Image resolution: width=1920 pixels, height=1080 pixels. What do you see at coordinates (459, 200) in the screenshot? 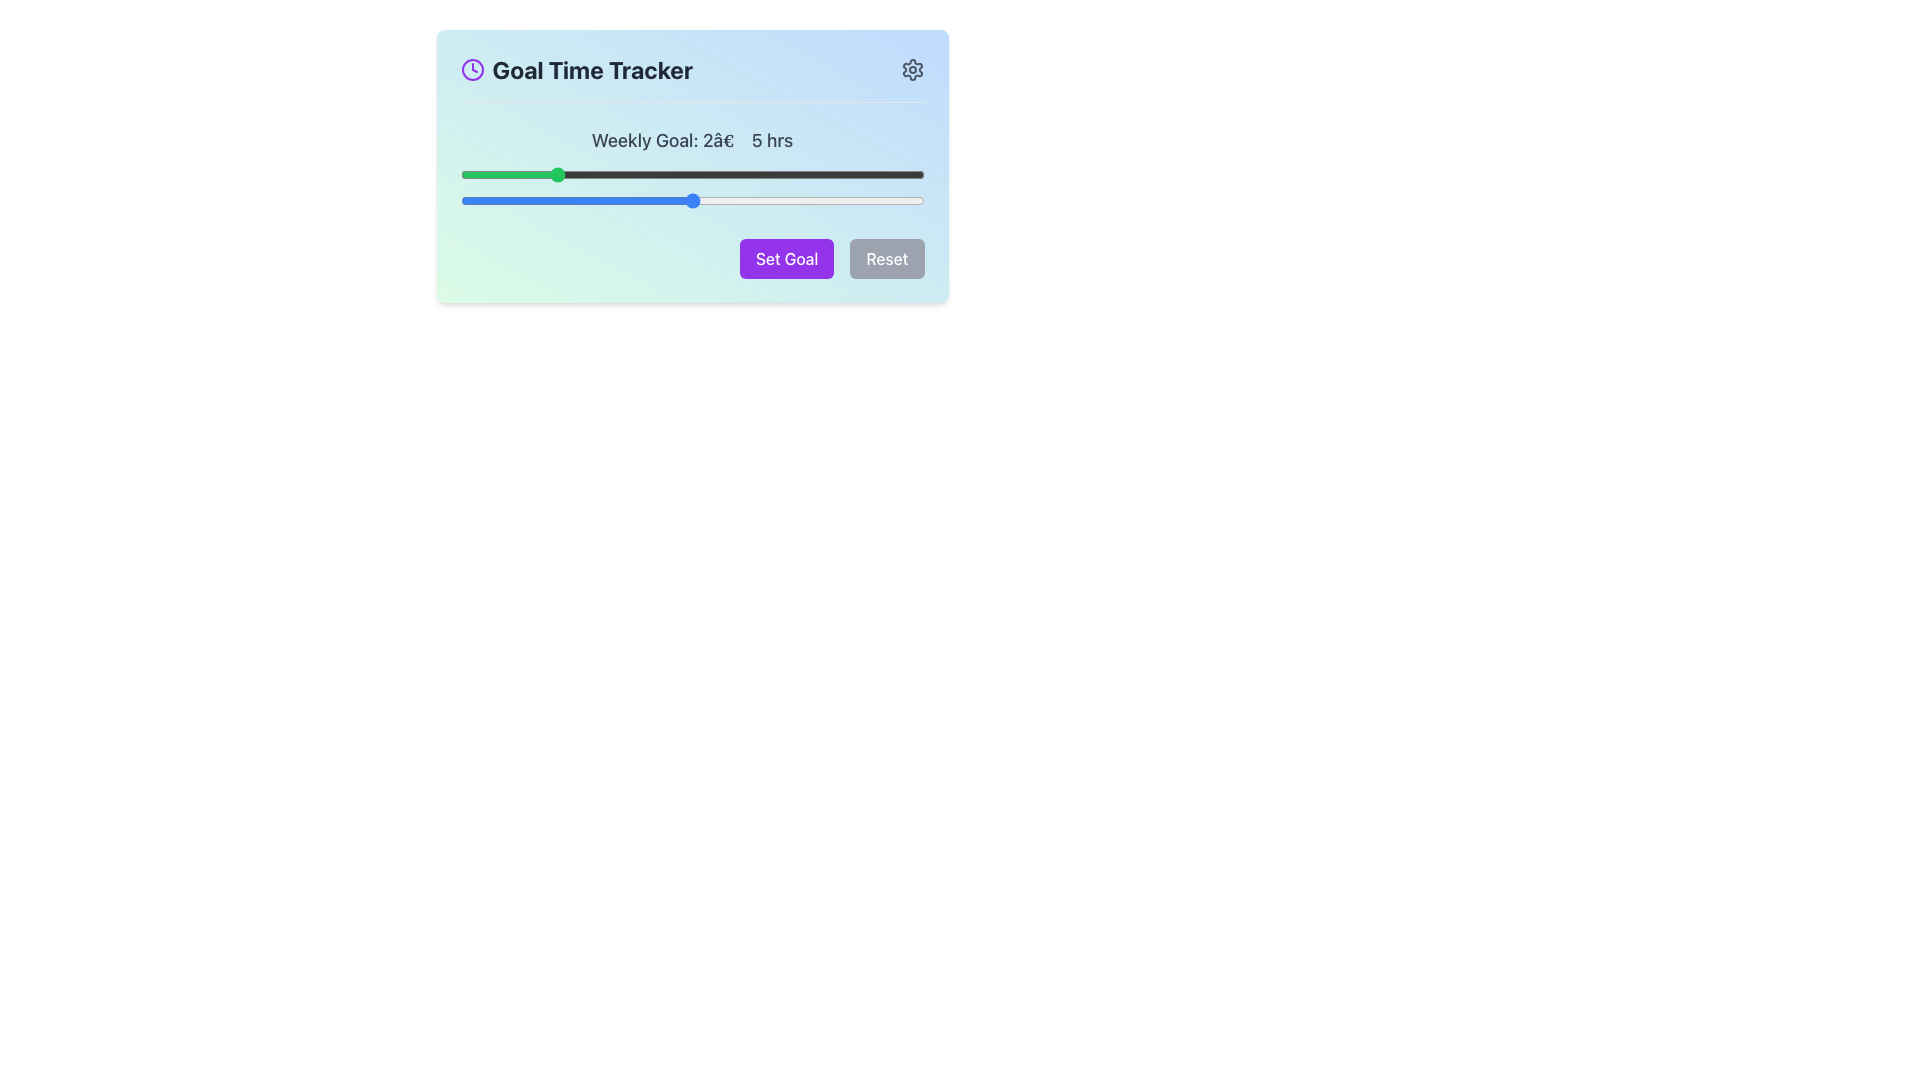
I see `the slider value` at bounding box center [459, 200].